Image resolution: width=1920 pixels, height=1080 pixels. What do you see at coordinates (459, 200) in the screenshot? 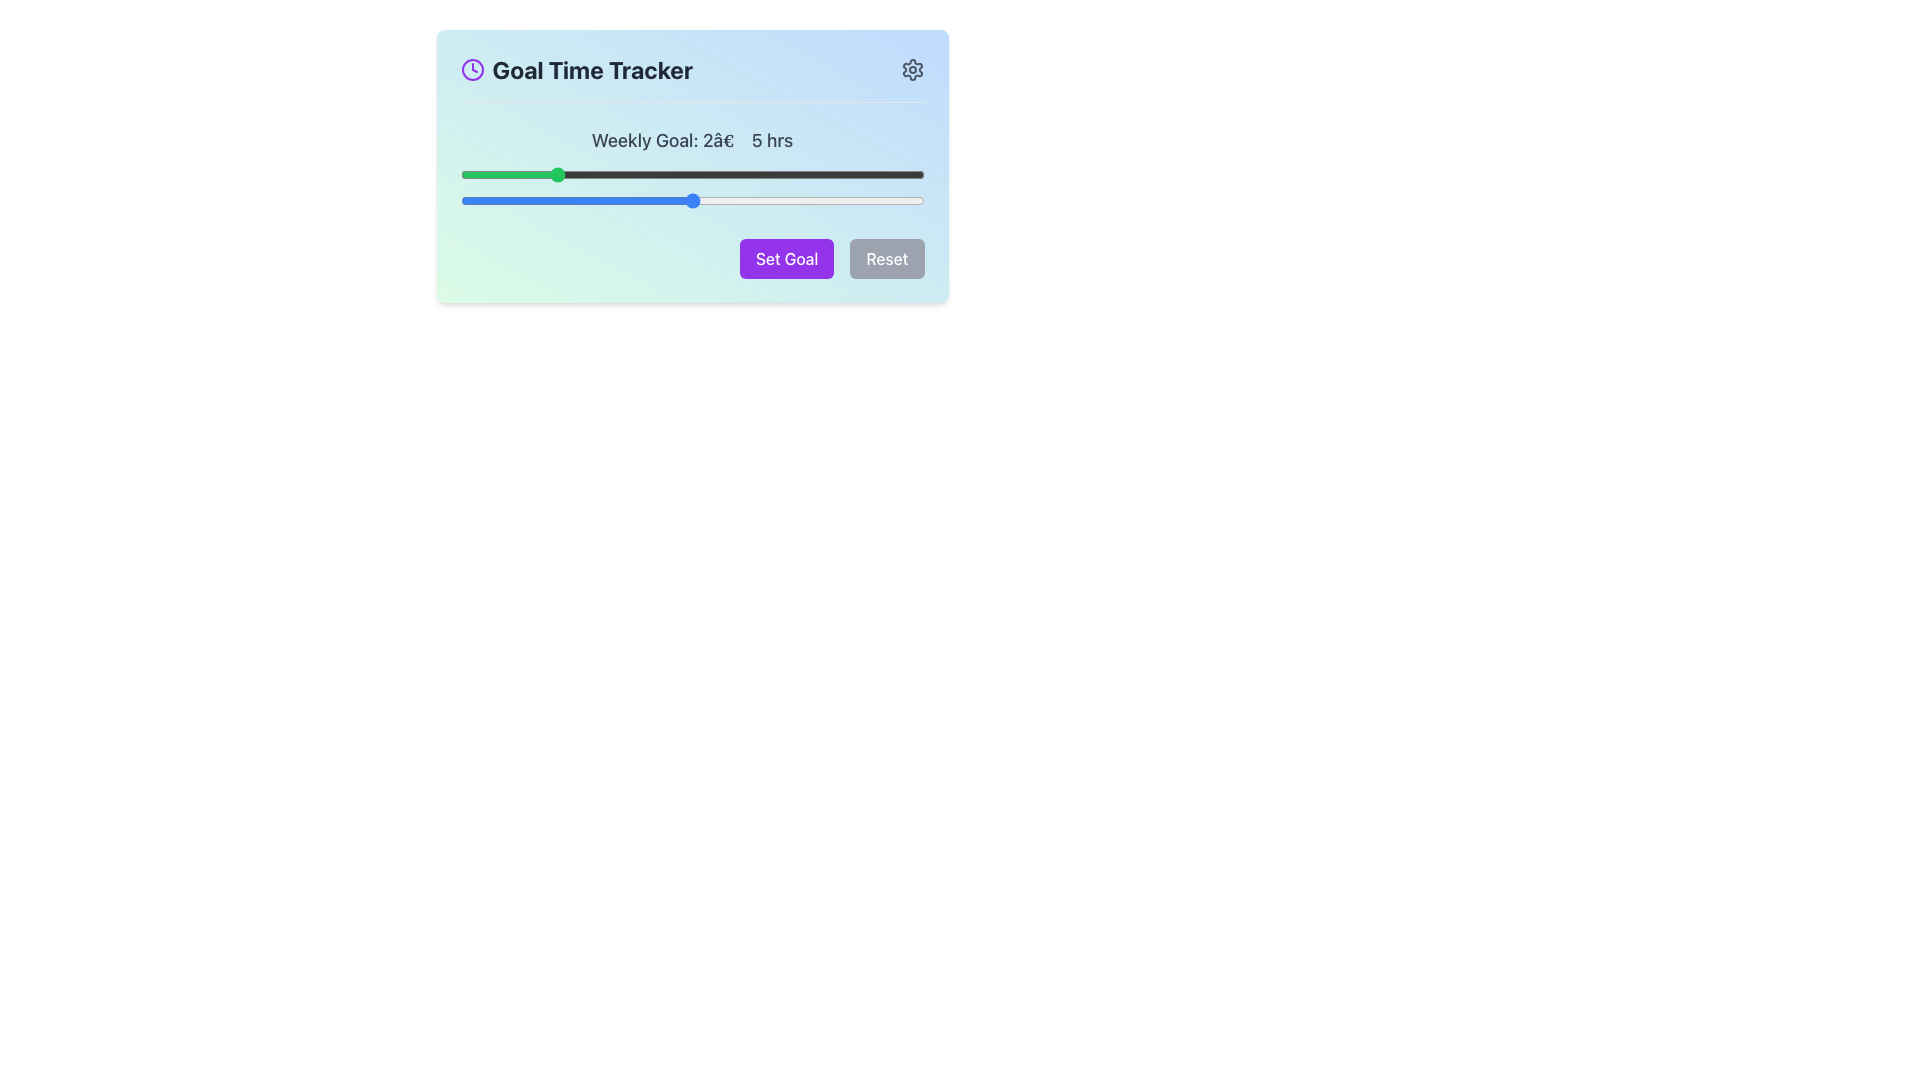
I see `the slider value` at bounding box center [459, 200].